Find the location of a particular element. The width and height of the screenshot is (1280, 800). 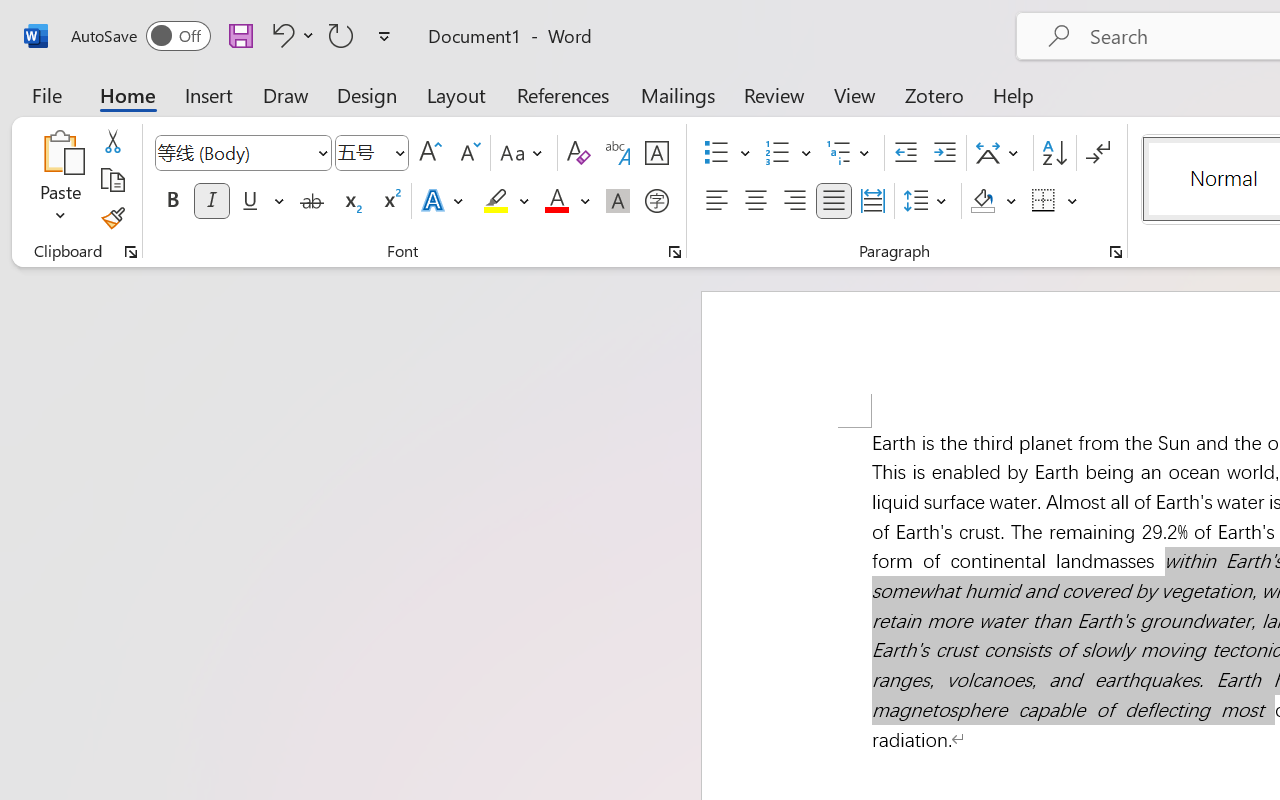

'Strikethrough' is located at coordinates (311, 201).